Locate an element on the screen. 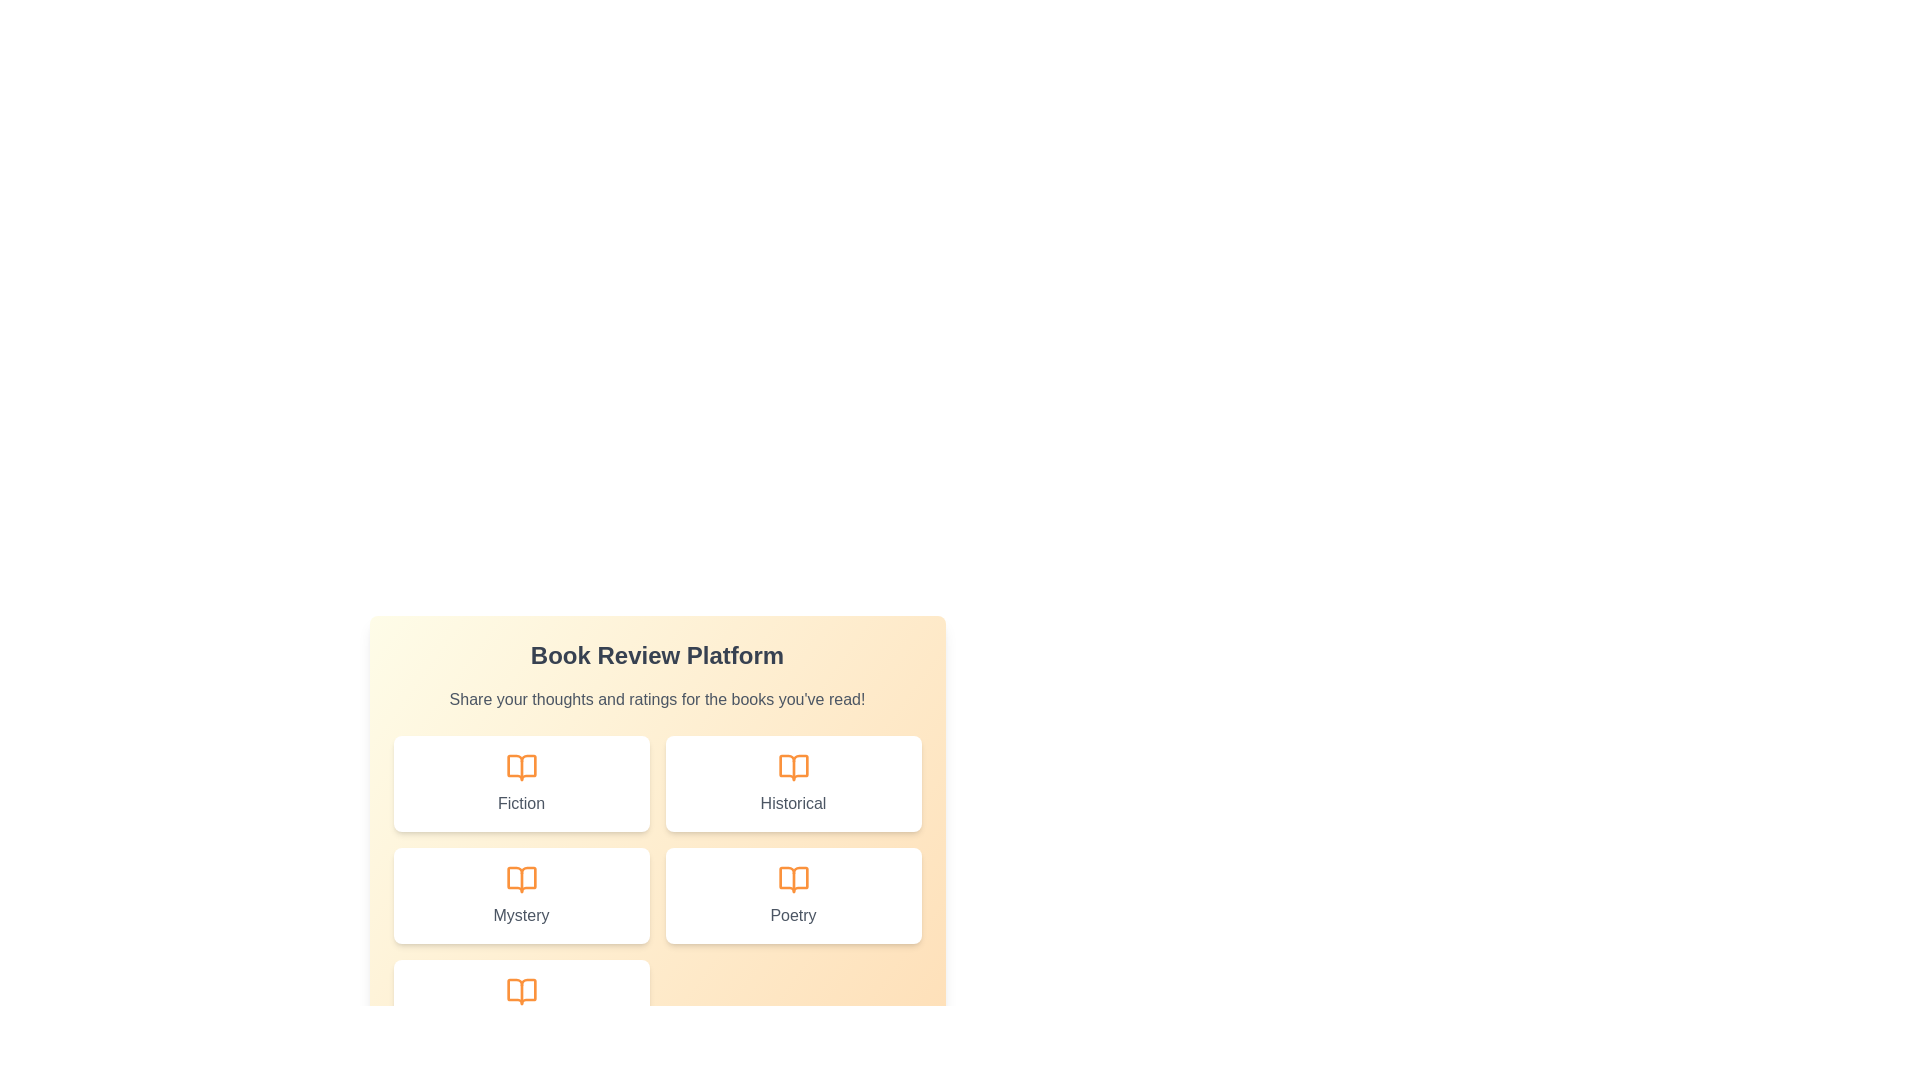 The height and width of the screenshot is (1080, 1920). the title text that describes the interface as a 'Book Review Platform', located at the top of the central card layout is located at coordinates (657, 655).